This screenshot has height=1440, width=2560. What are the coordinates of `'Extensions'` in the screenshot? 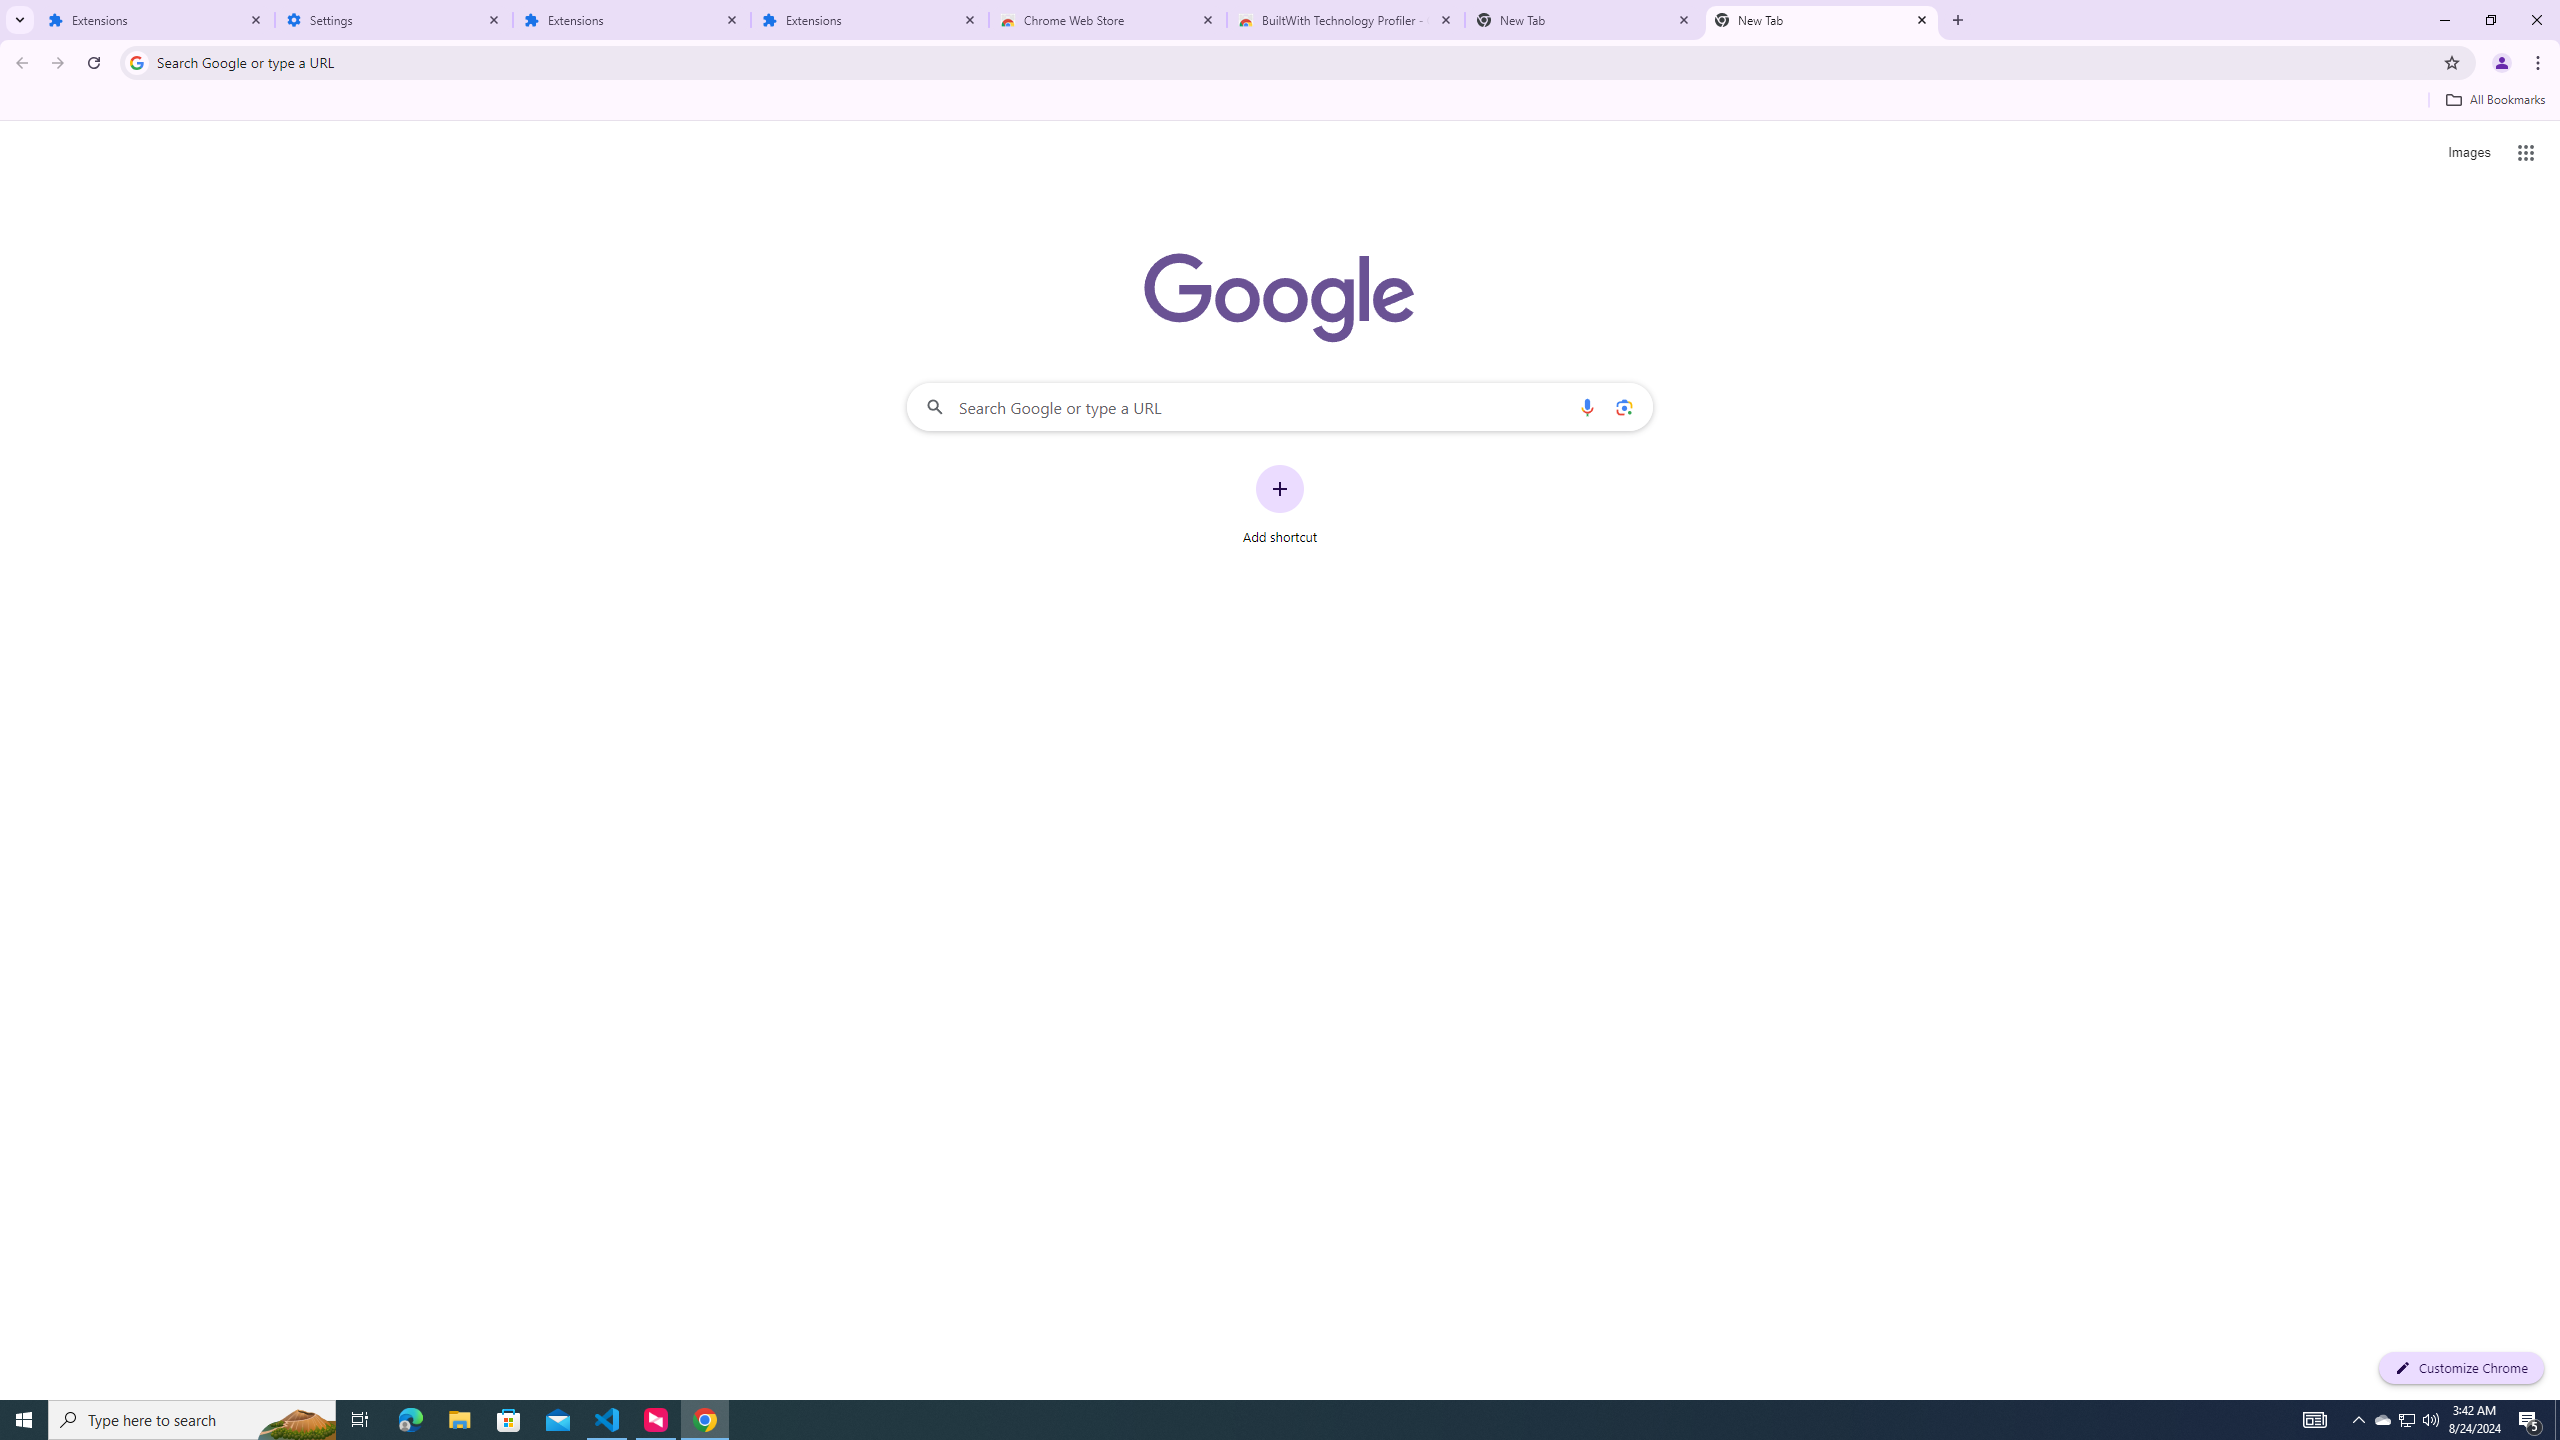 It's located at (869, 19).